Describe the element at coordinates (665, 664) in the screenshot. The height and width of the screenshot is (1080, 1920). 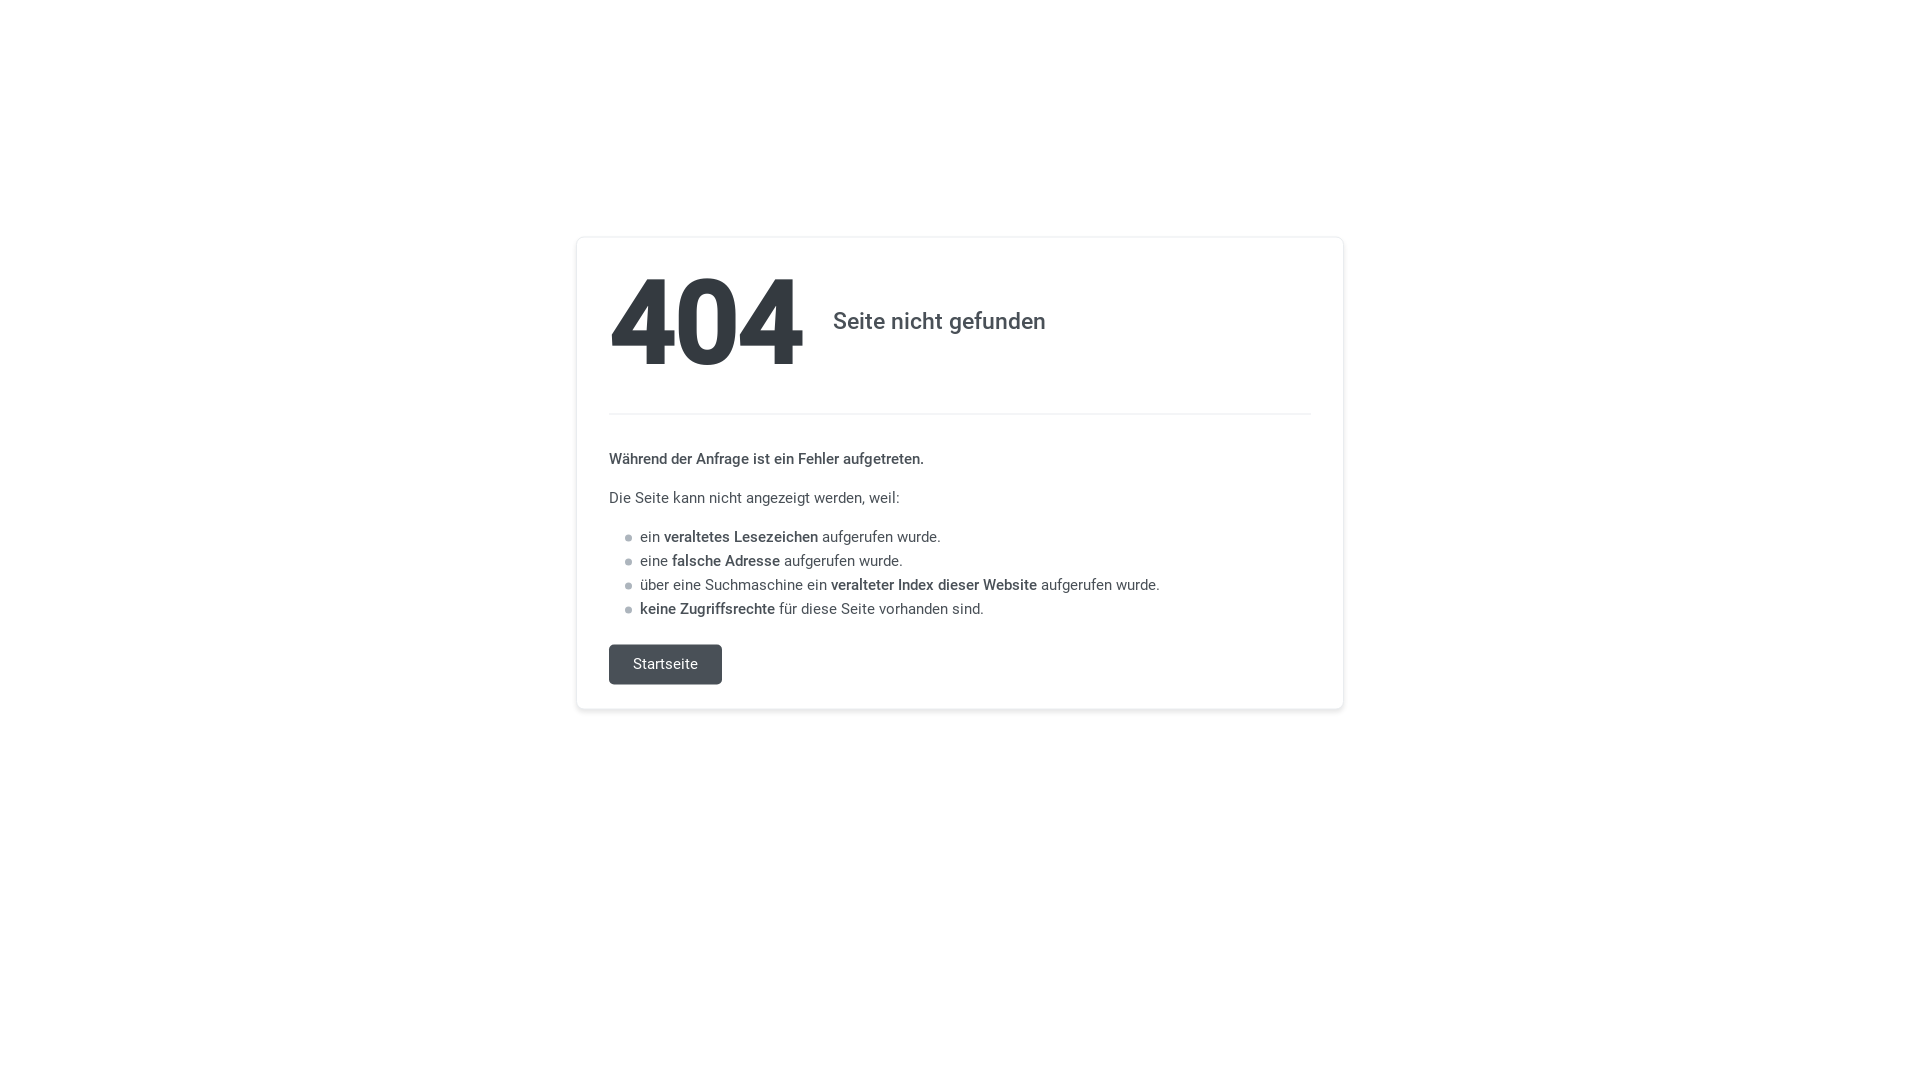
I see `'Startseite'` at that location.